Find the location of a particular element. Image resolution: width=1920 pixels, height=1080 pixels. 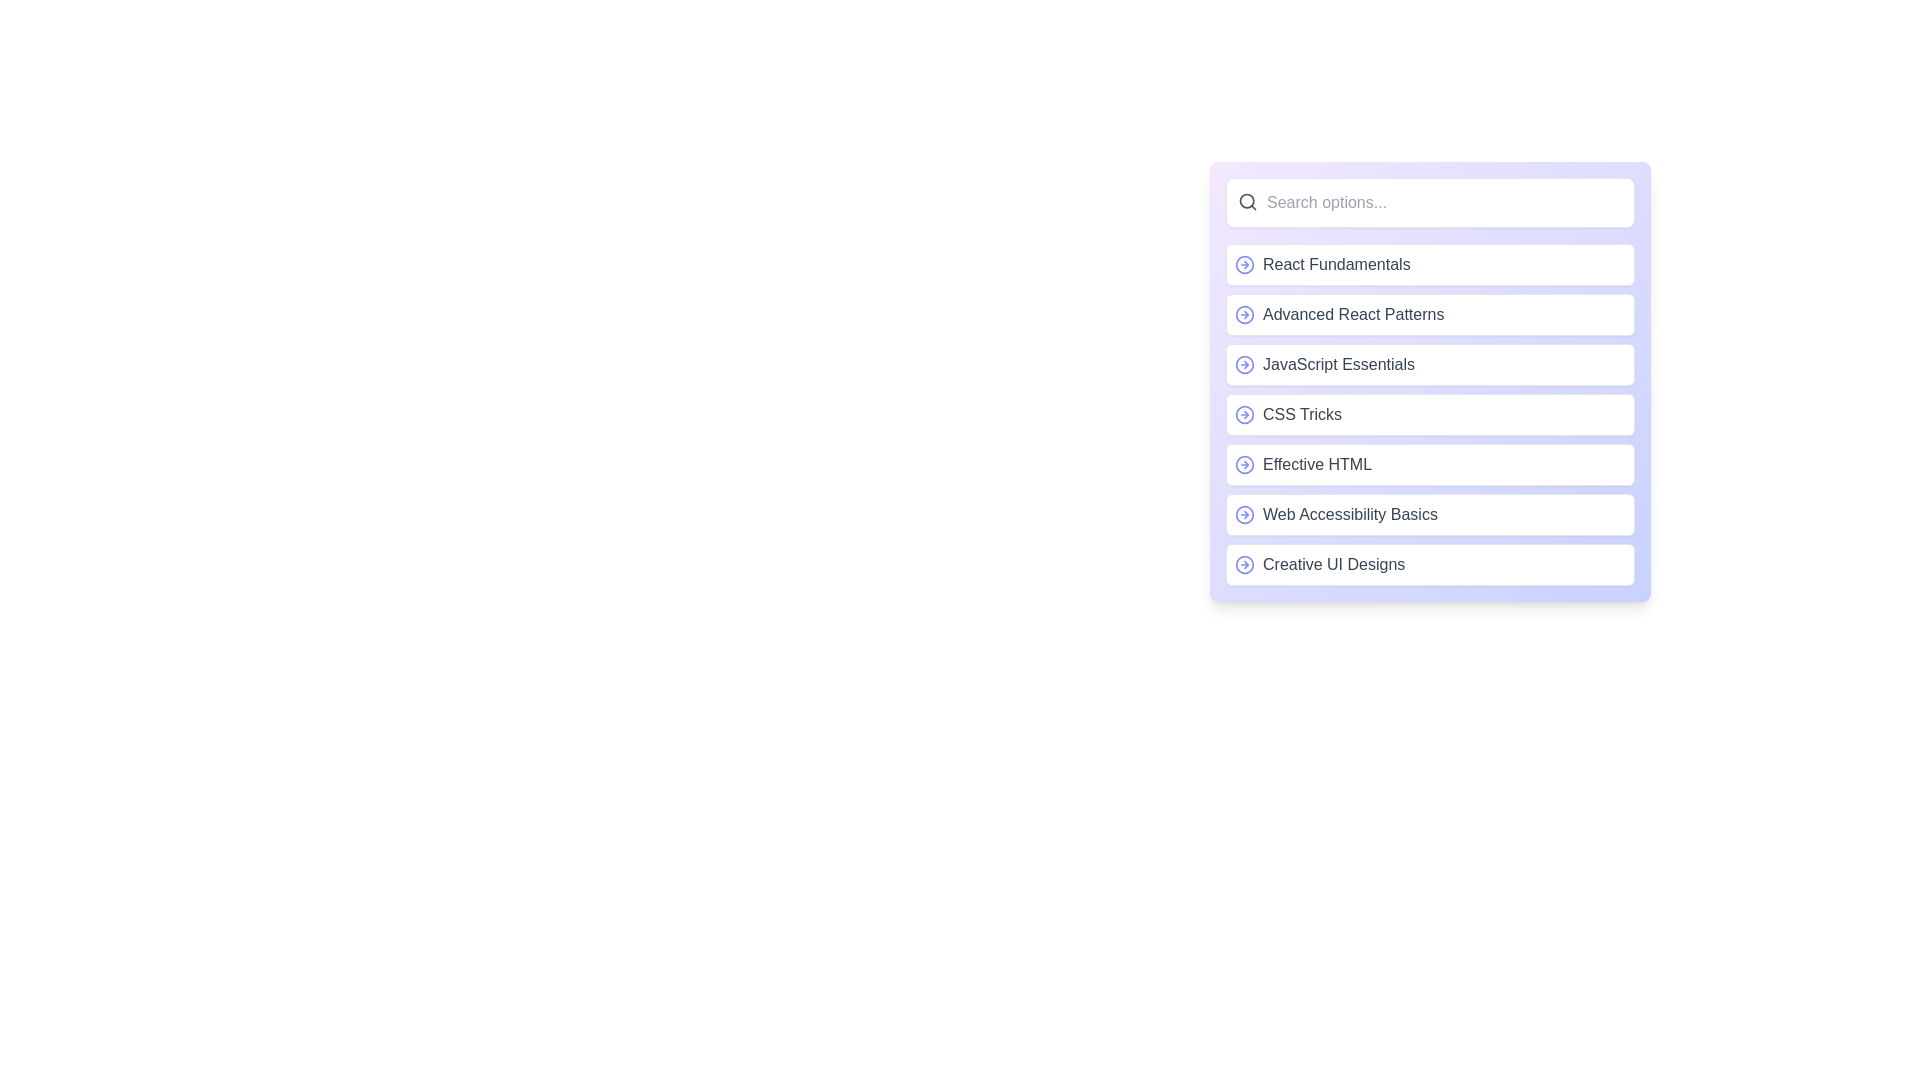

the first selectable item in the list that represents 'React Fundamentals' is located at coordinates (1429, 264).